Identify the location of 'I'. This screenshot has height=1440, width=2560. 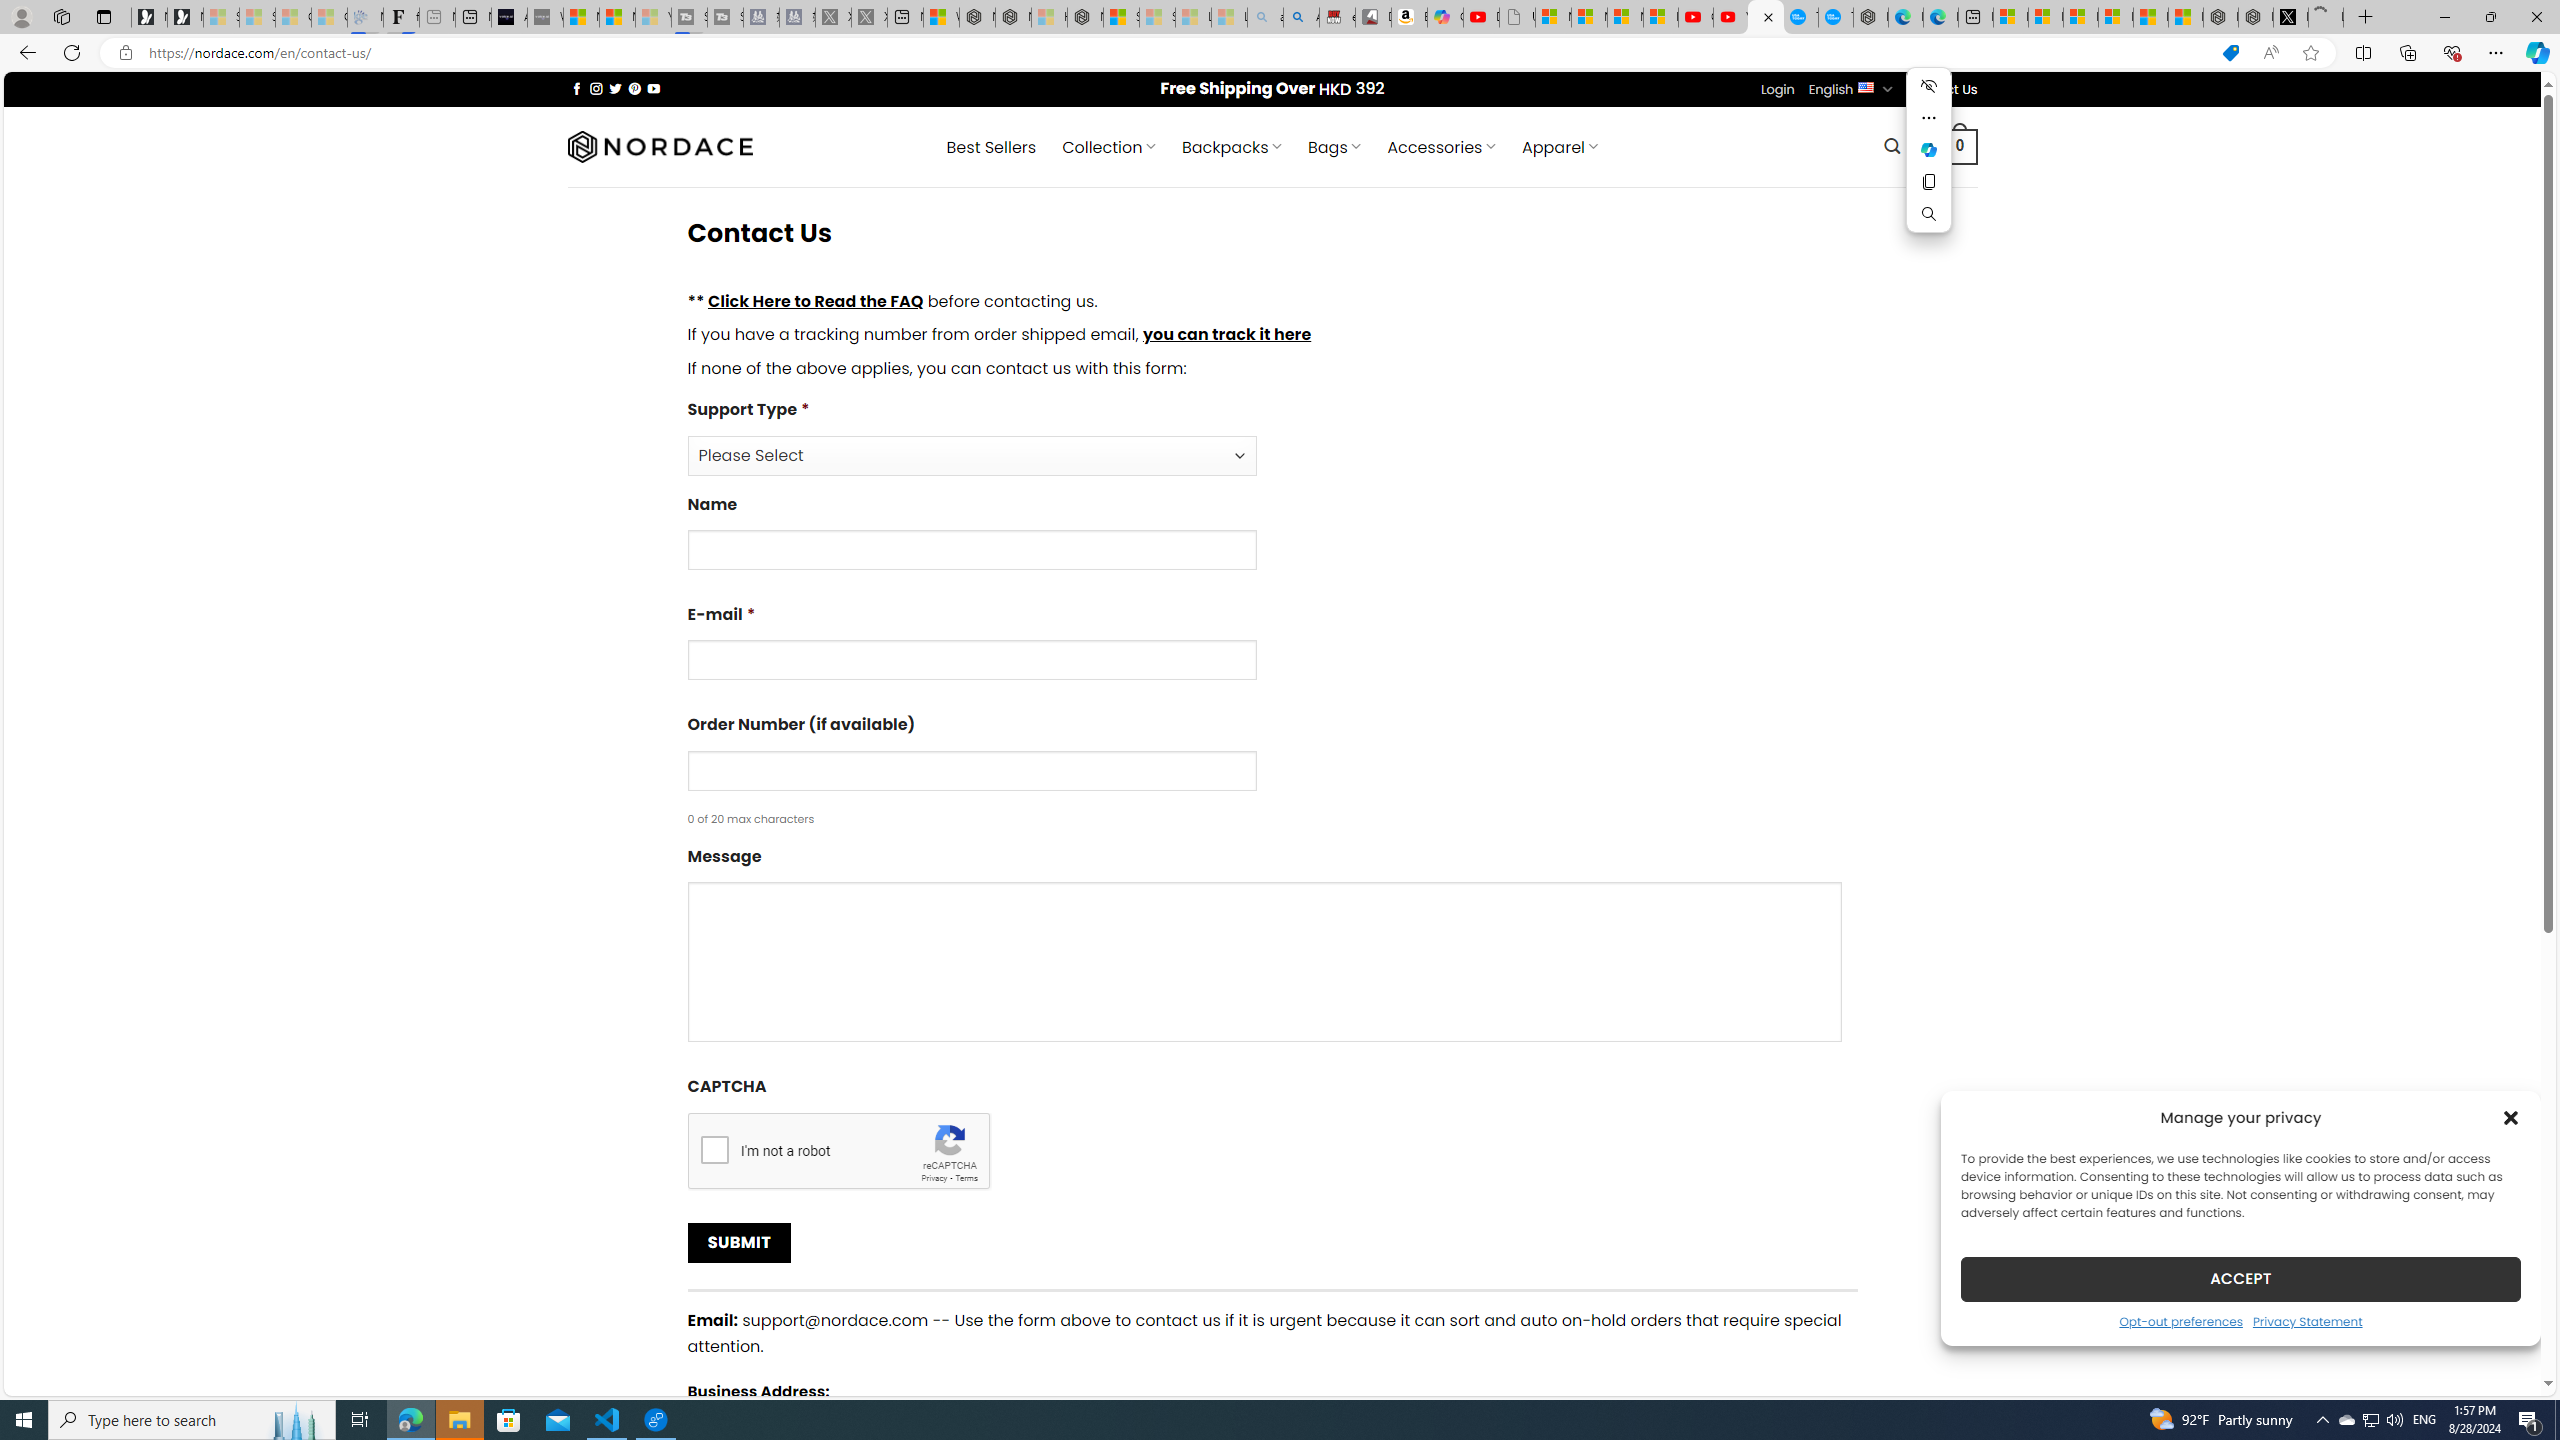
(713, 1148).